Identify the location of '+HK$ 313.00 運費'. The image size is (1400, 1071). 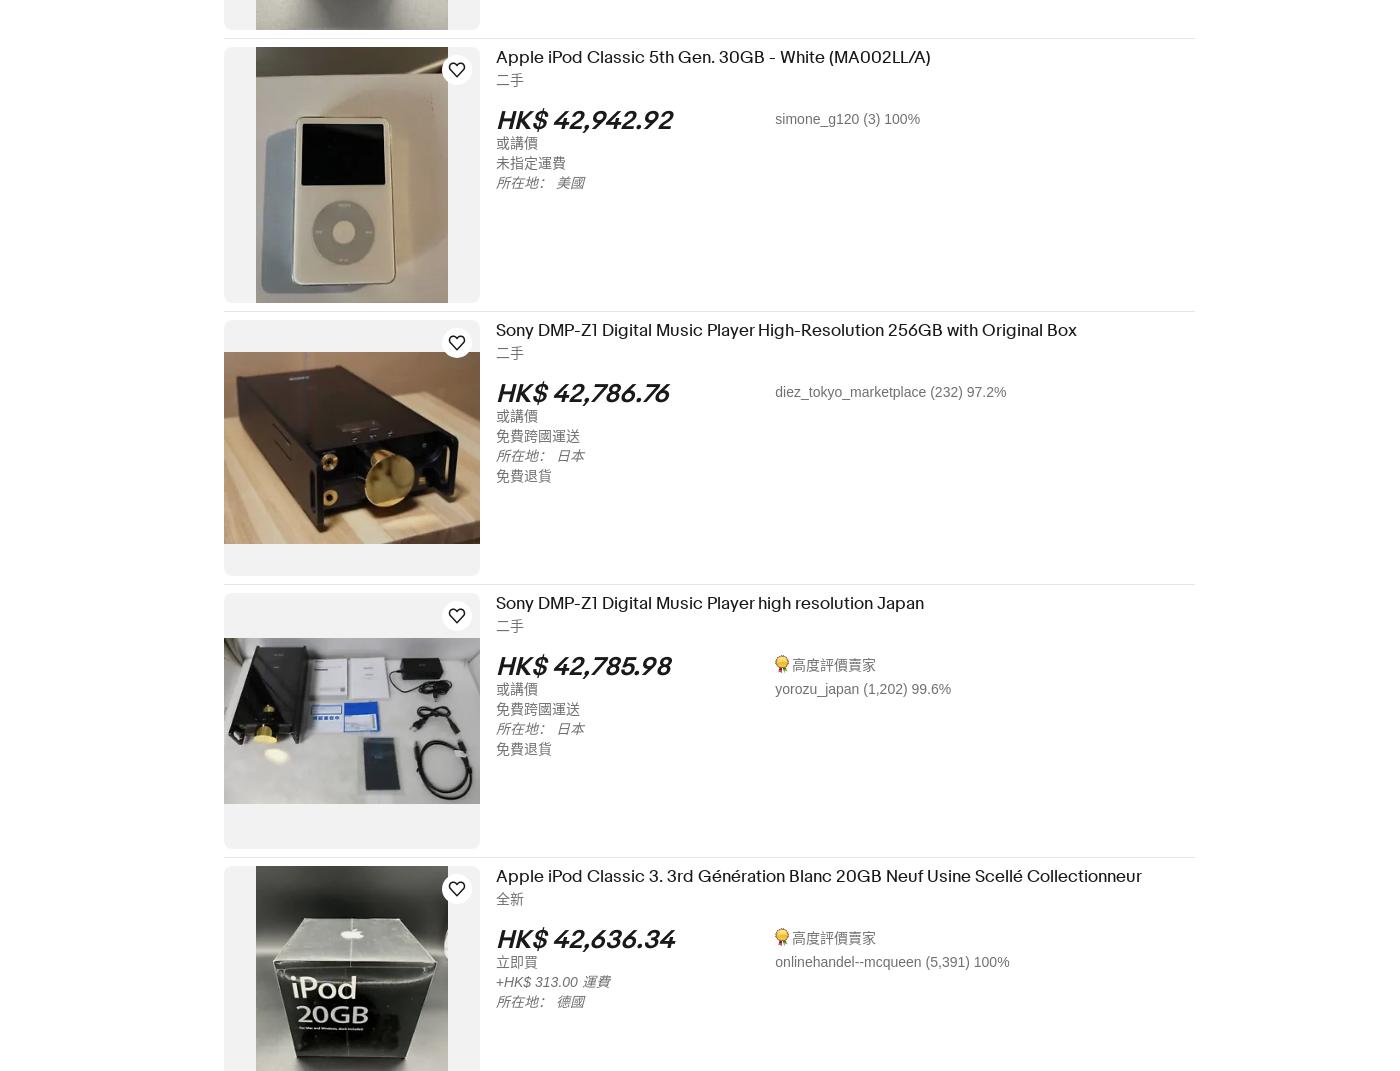
(566, 980).